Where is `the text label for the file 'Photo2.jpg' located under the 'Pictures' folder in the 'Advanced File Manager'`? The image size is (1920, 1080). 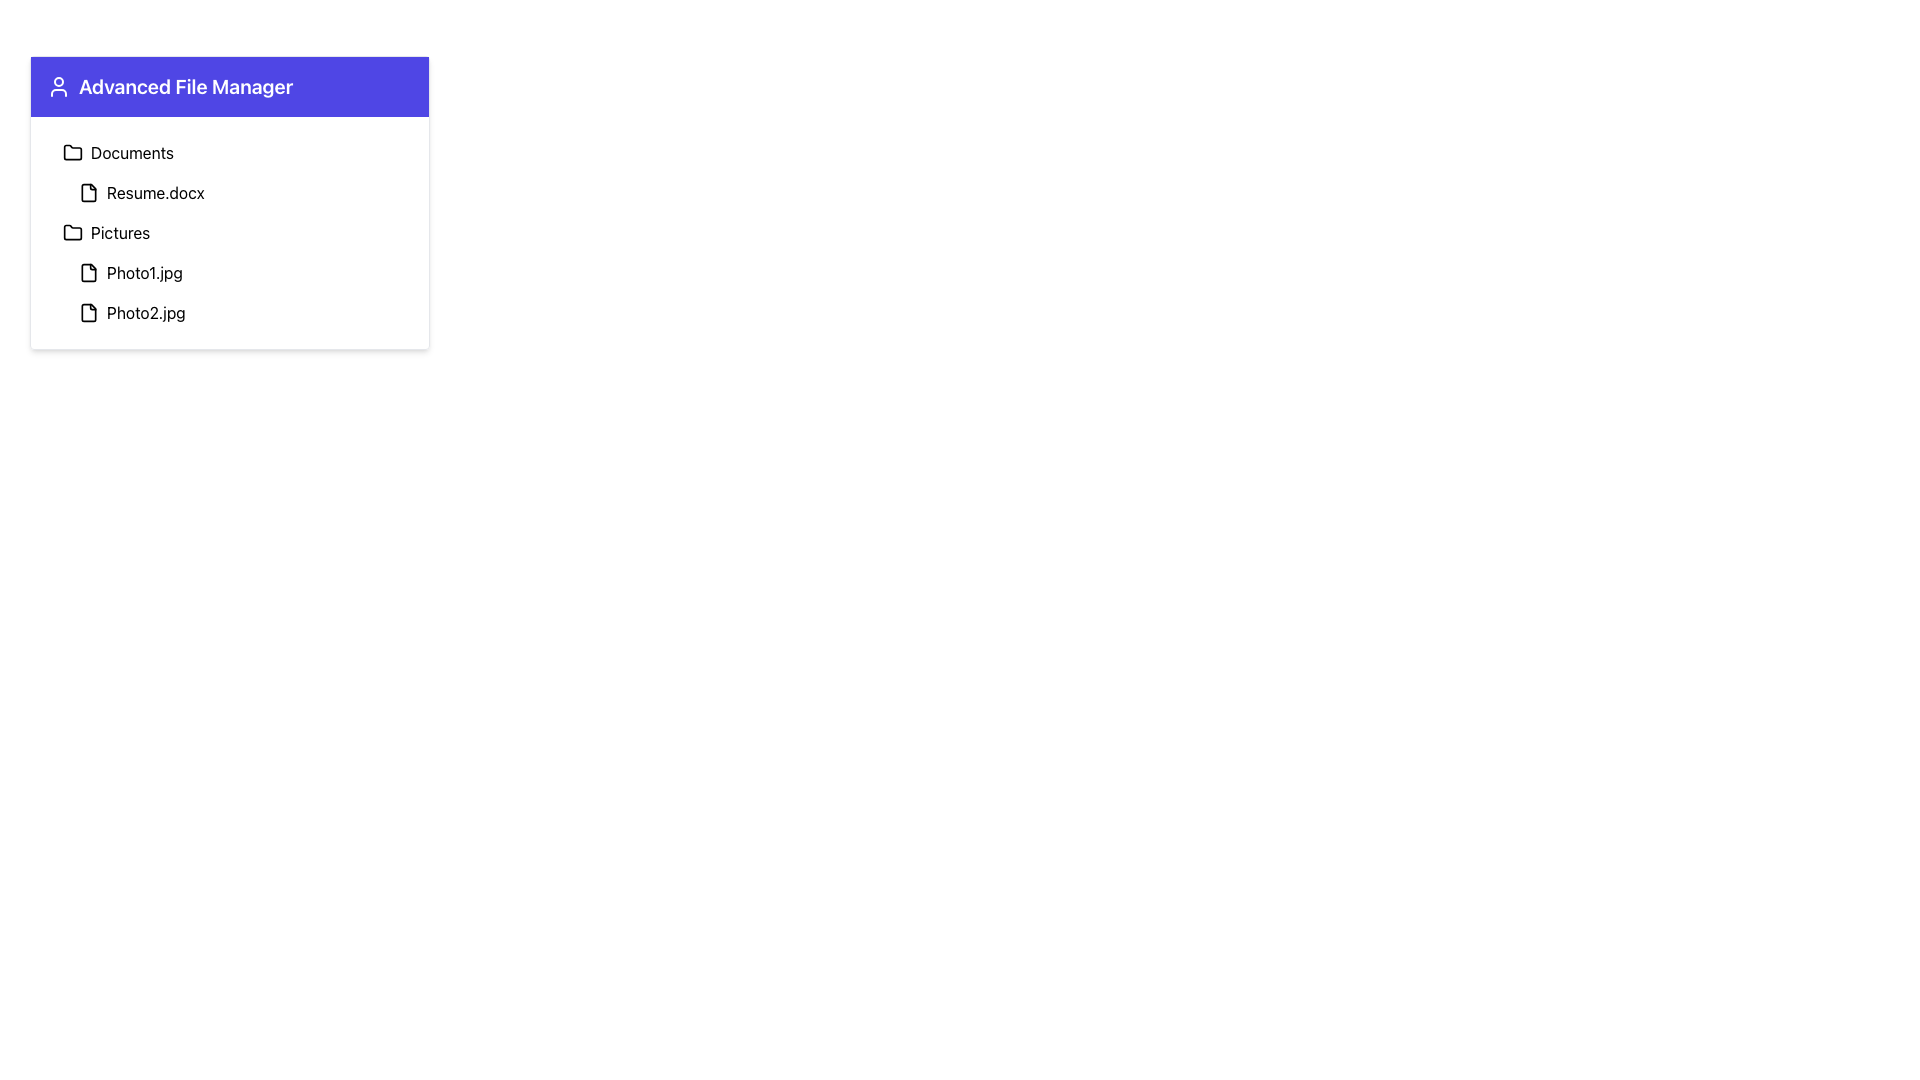 the text label for the file 'Photo2.jpg' located under the 'Pictures' folder in the 'Advanced File Manager' is located at coordinates (145, 312).